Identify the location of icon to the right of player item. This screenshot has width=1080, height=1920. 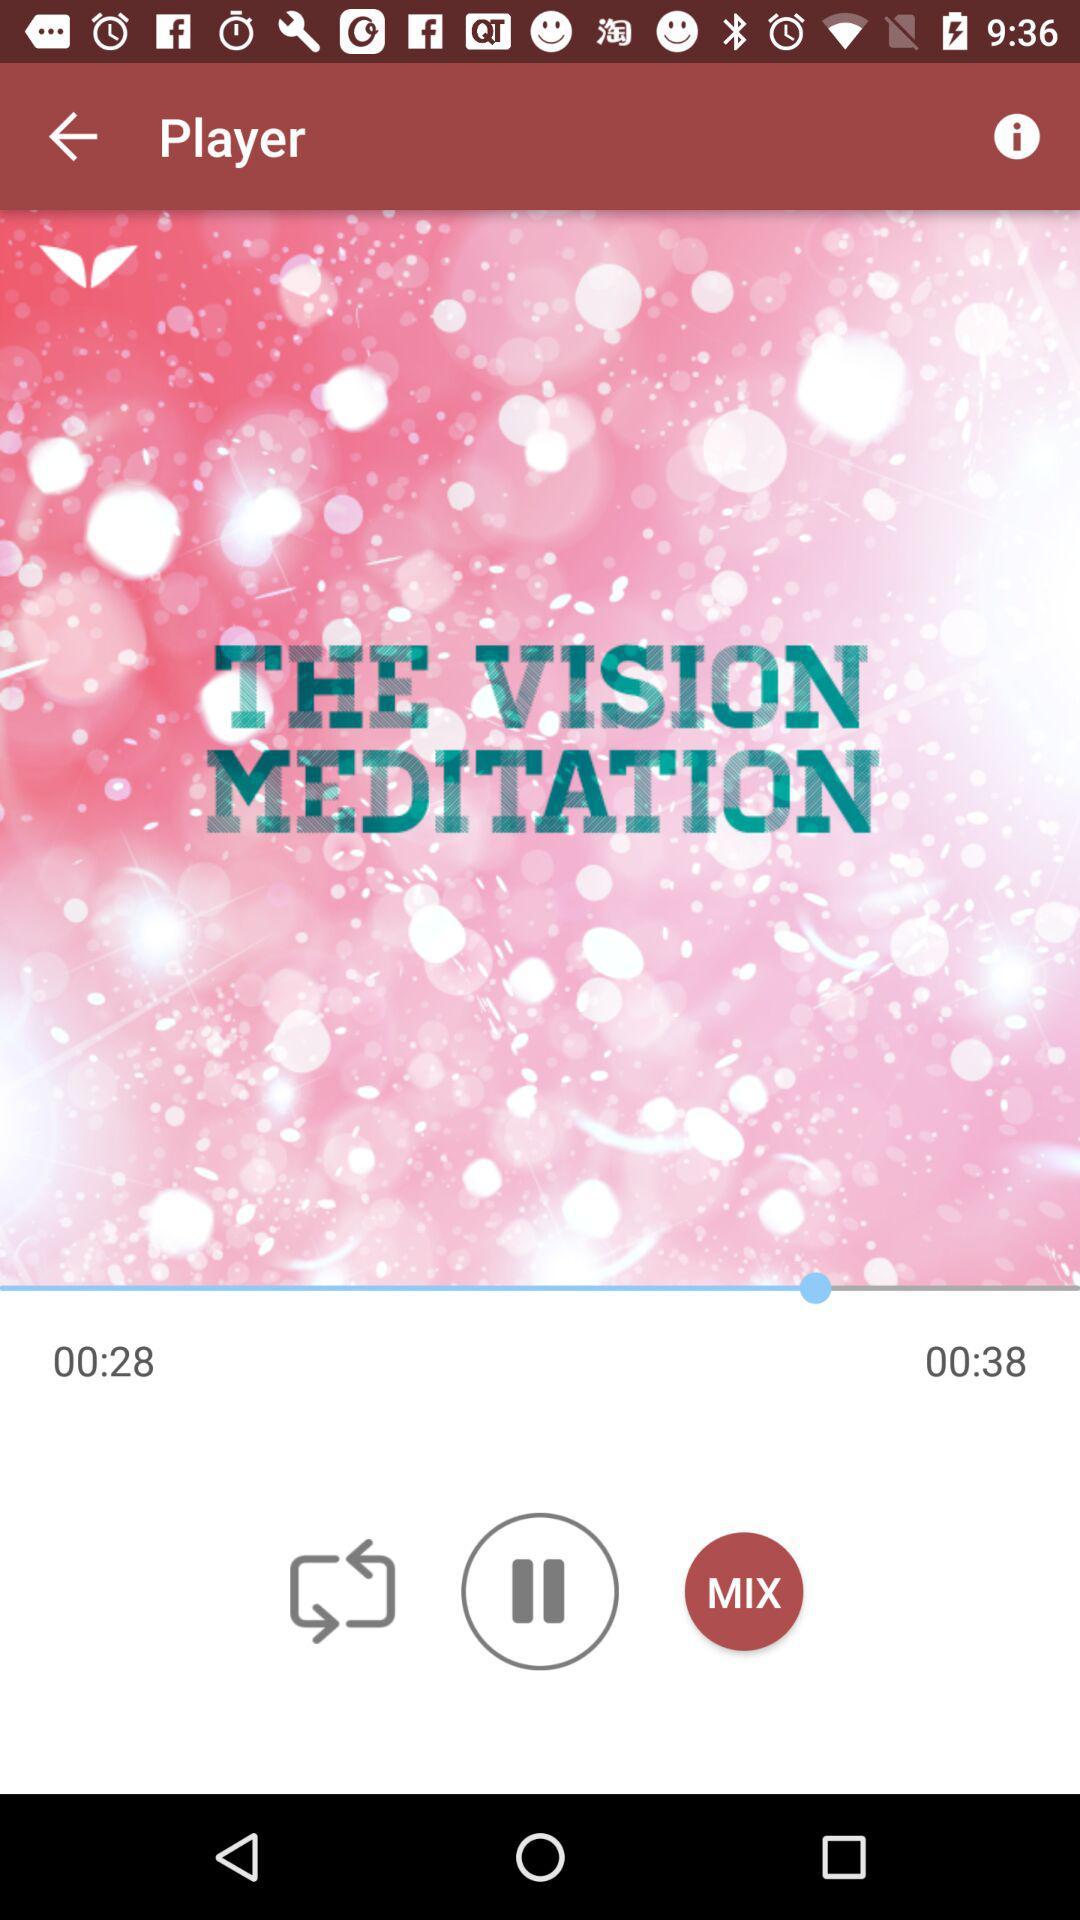
(1017, 135).